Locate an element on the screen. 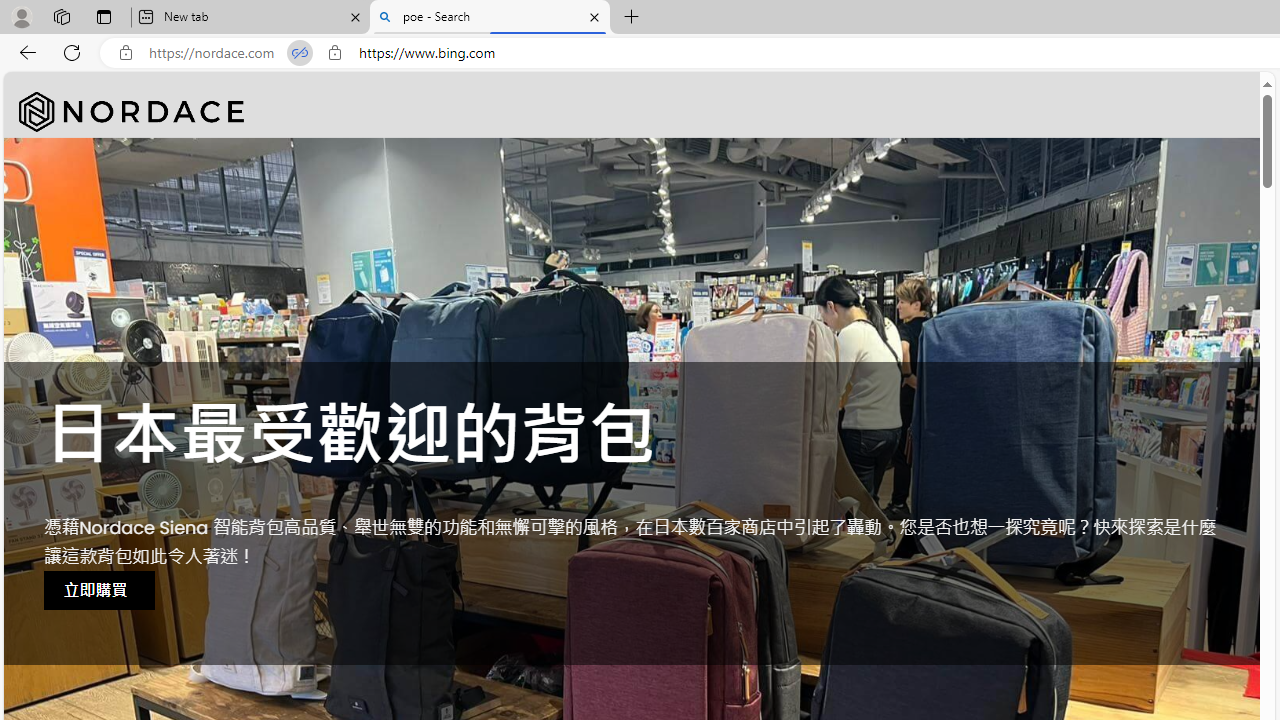 Image resolution: width=1280 pixels, height=720 pixels. 'poe - Search' is located at coordinates (490, 17).